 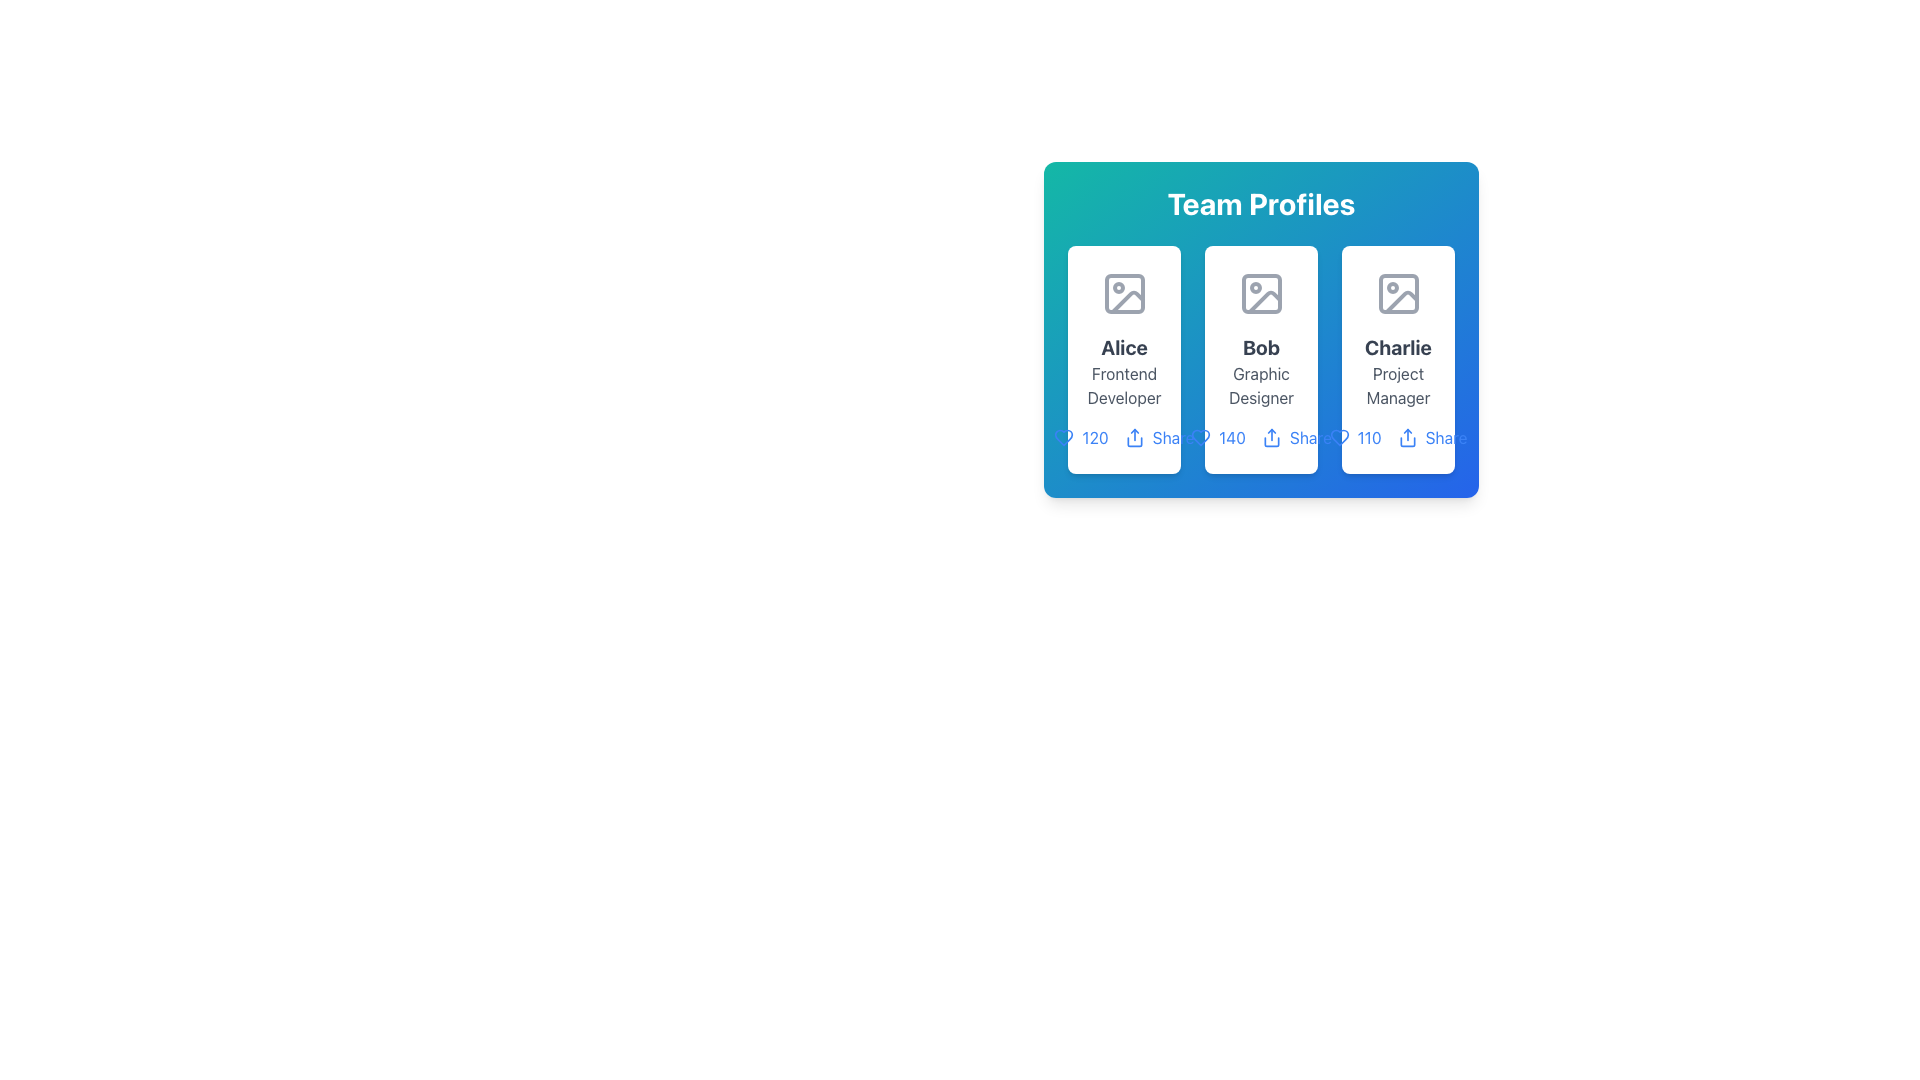 I want to click on the heart icon located in the 'Team Profiles' section under 'Alice - Frontend Developer', so click(x=1063, y=437).